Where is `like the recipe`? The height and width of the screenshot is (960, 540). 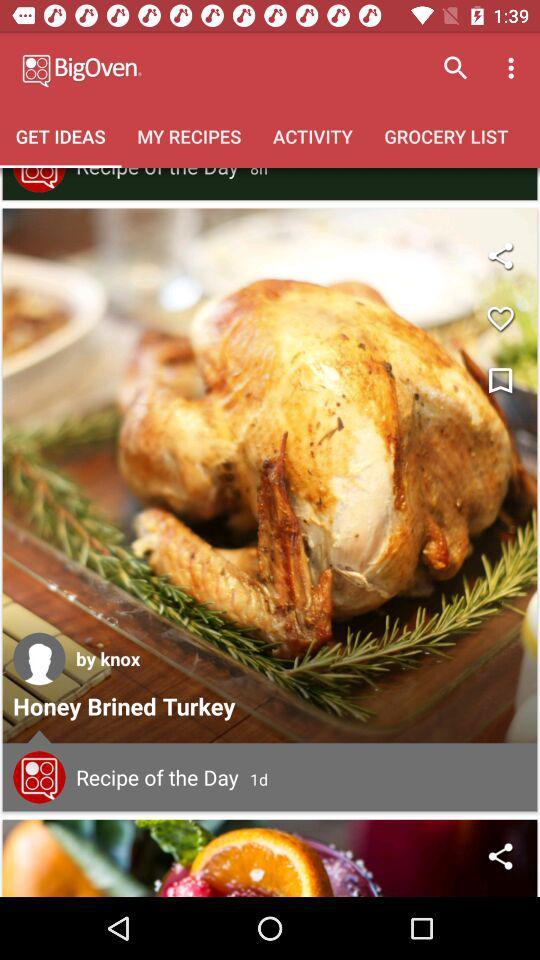
like the recipe is located at coordinates (499, 318).